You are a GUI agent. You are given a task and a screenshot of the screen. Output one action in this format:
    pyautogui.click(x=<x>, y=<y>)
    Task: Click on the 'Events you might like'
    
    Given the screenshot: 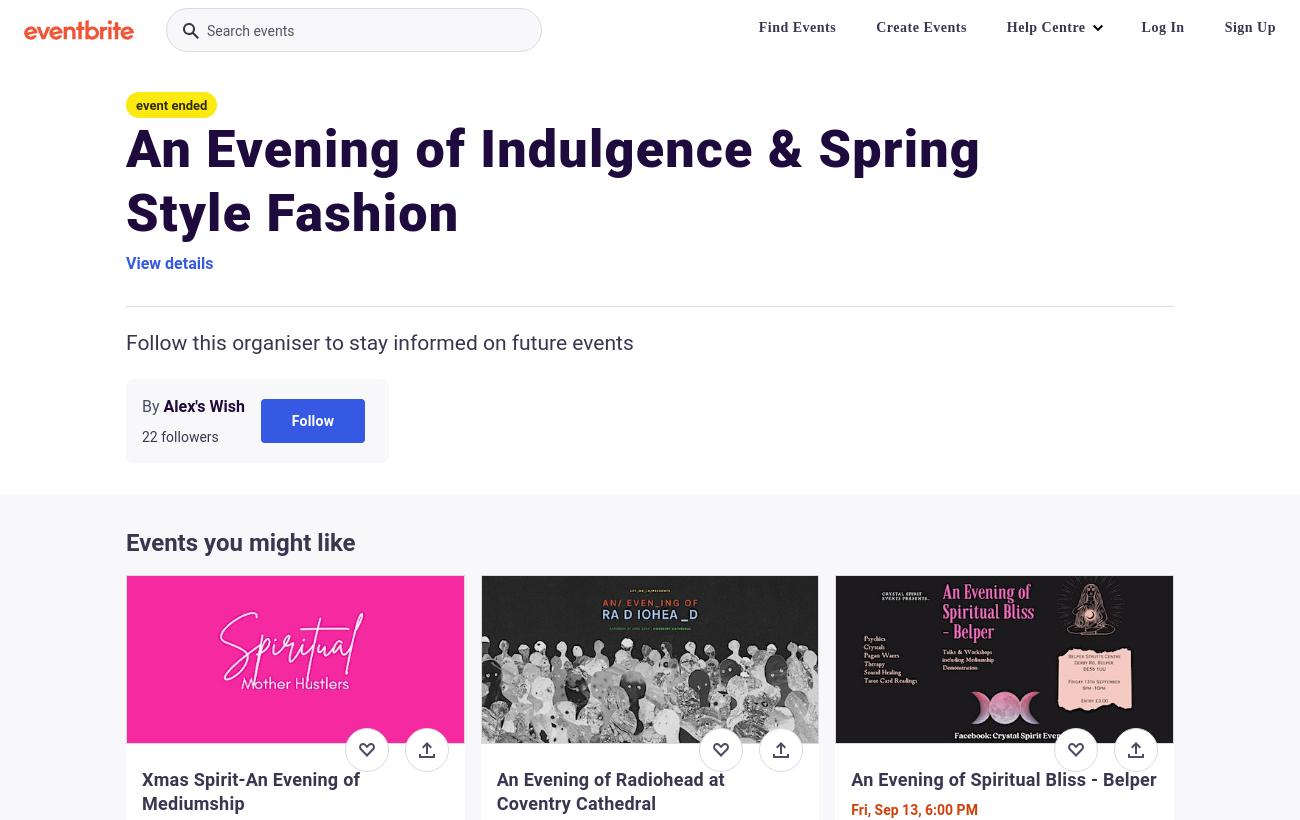 What is the action you would take?
    pyautogui.click(x=239, y=542)
    